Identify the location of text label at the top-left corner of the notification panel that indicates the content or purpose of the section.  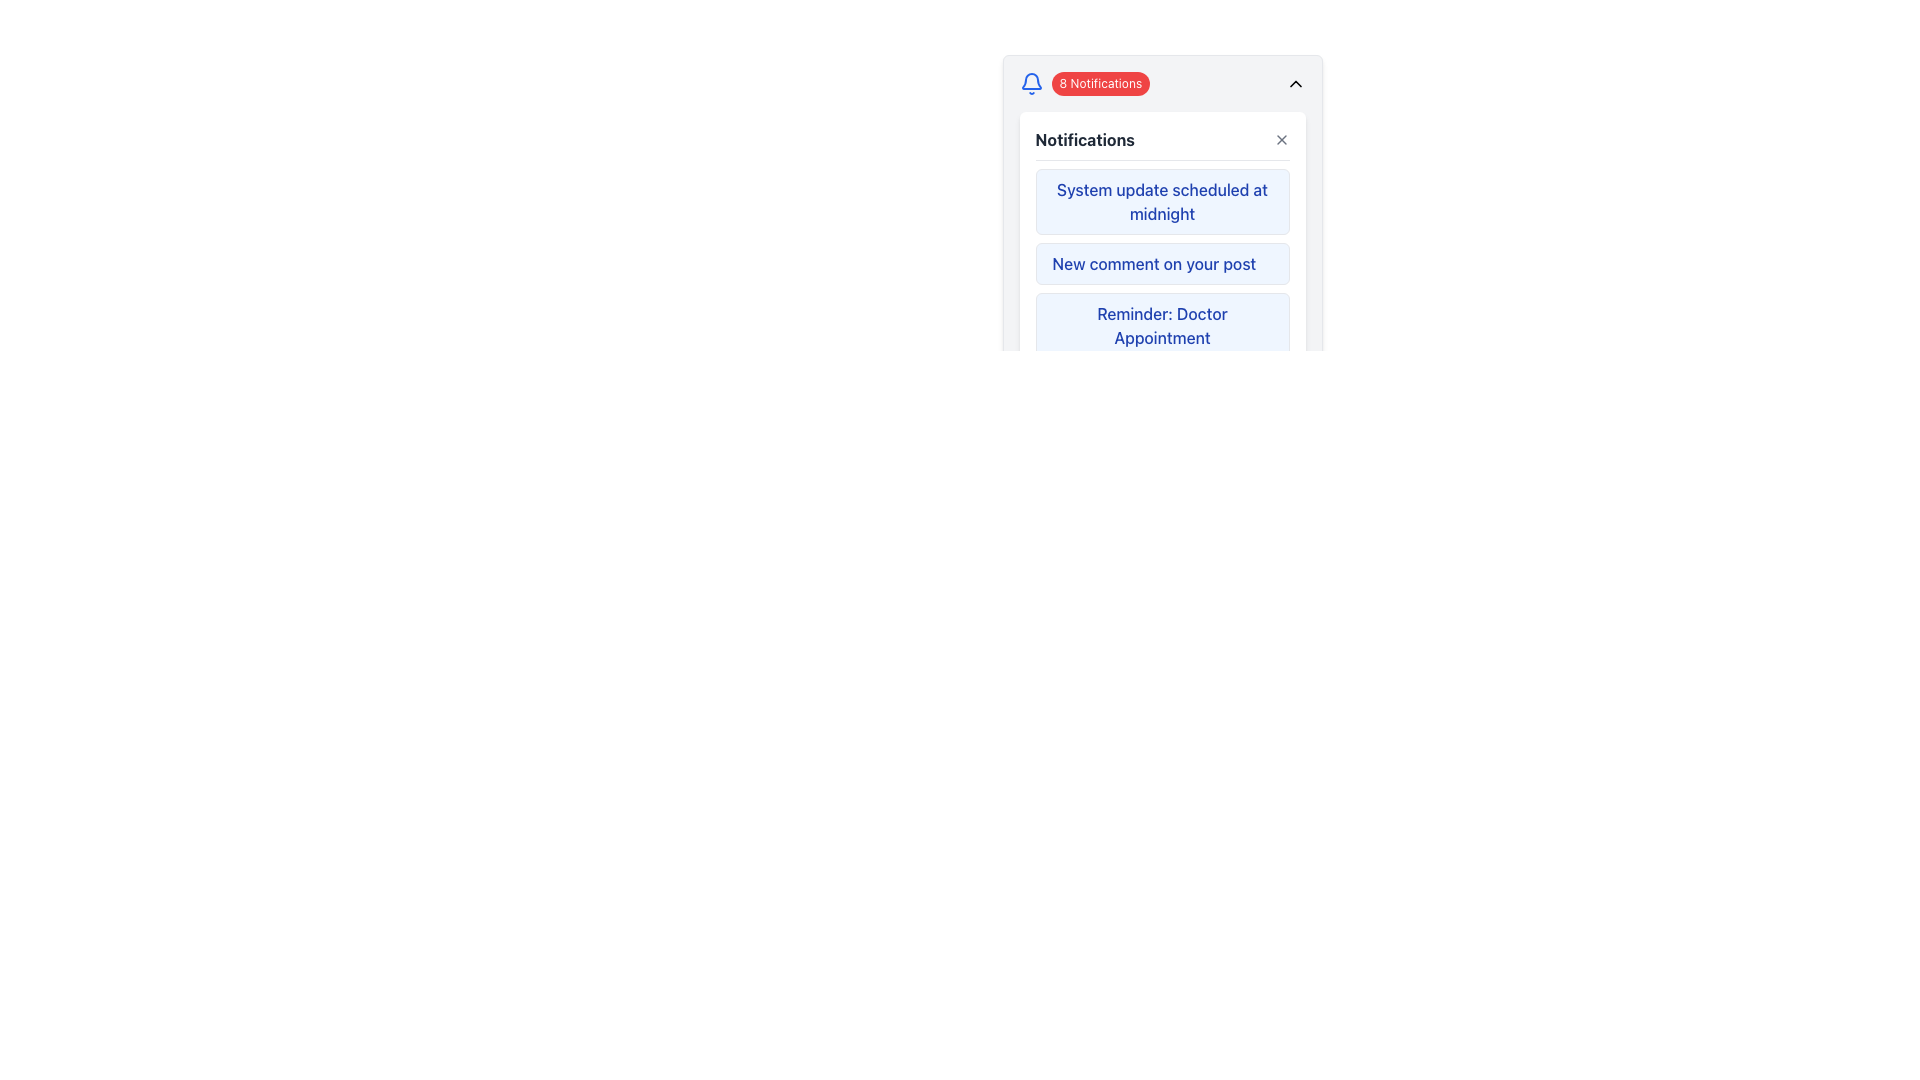
(1084, 138).